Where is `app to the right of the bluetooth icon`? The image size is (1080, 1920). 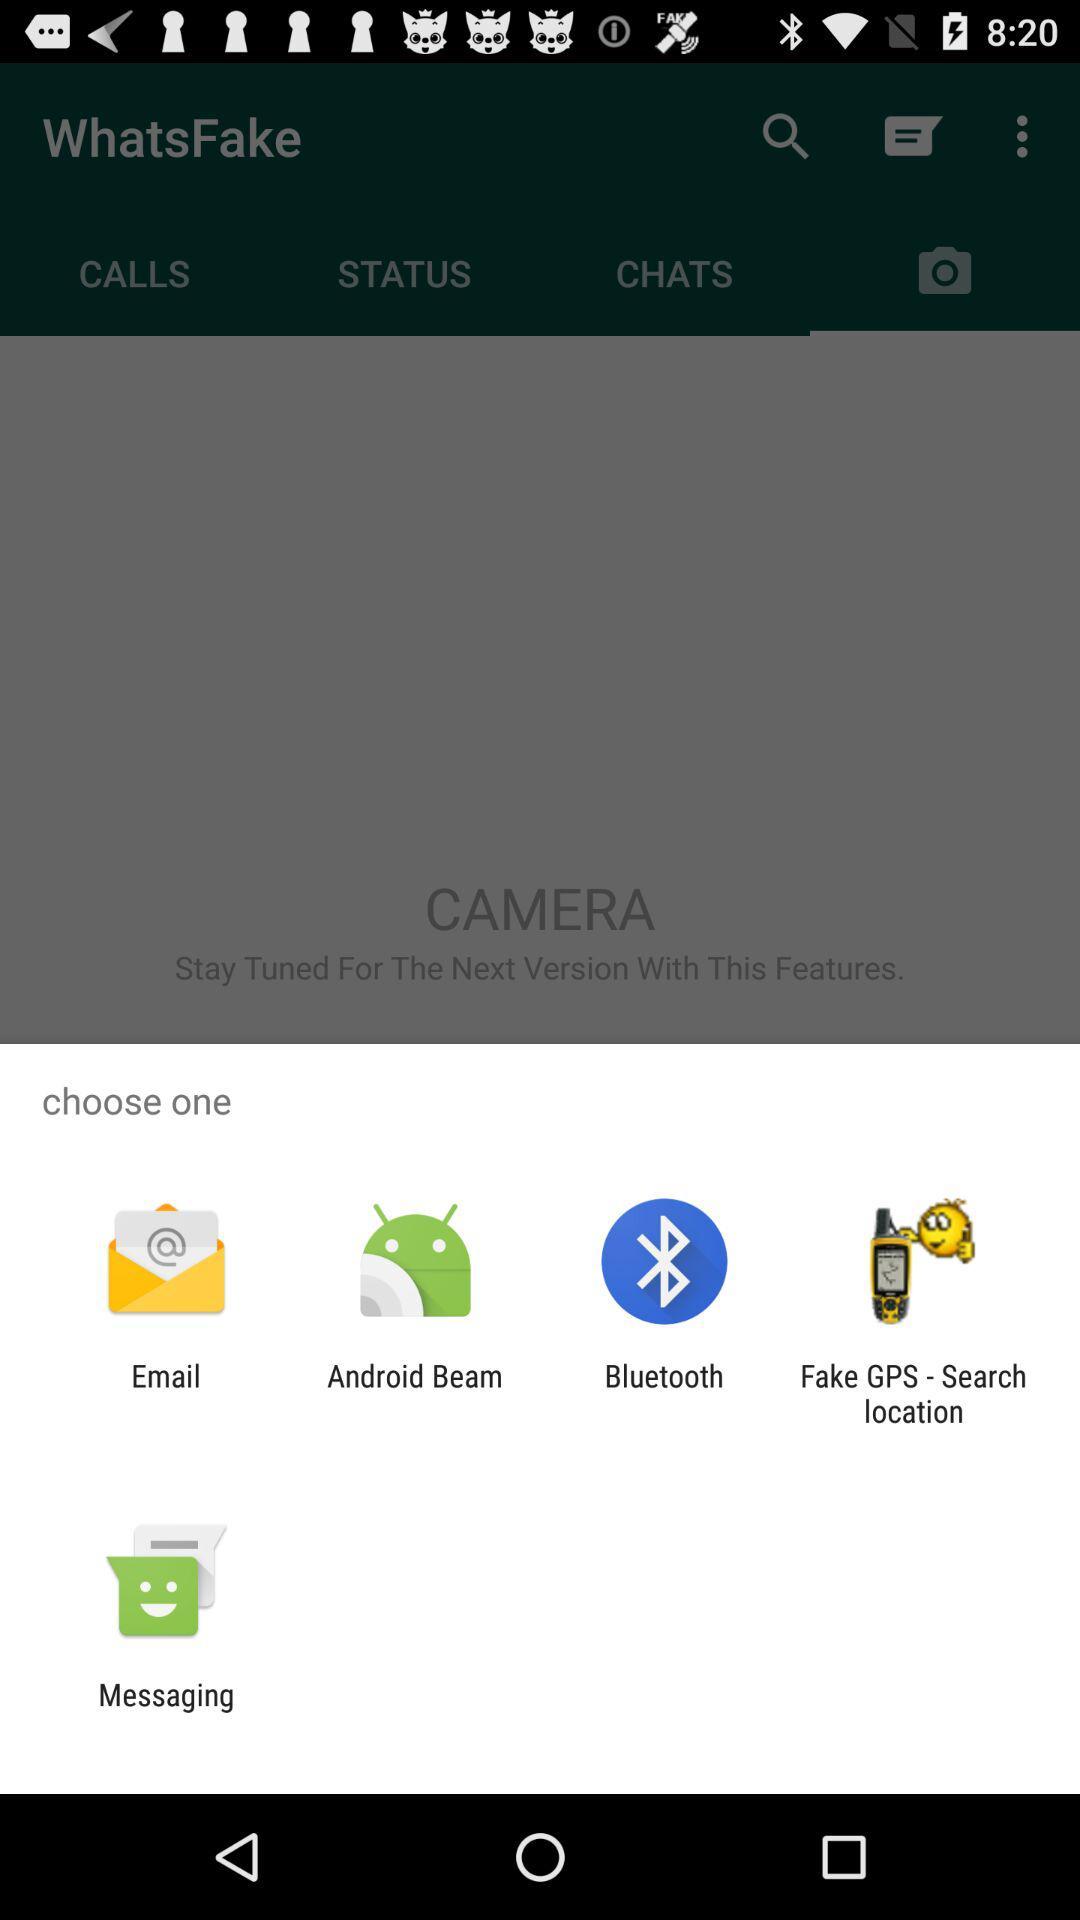 app to the right of the bluetooth icon is located at coordinates (913, 1392).